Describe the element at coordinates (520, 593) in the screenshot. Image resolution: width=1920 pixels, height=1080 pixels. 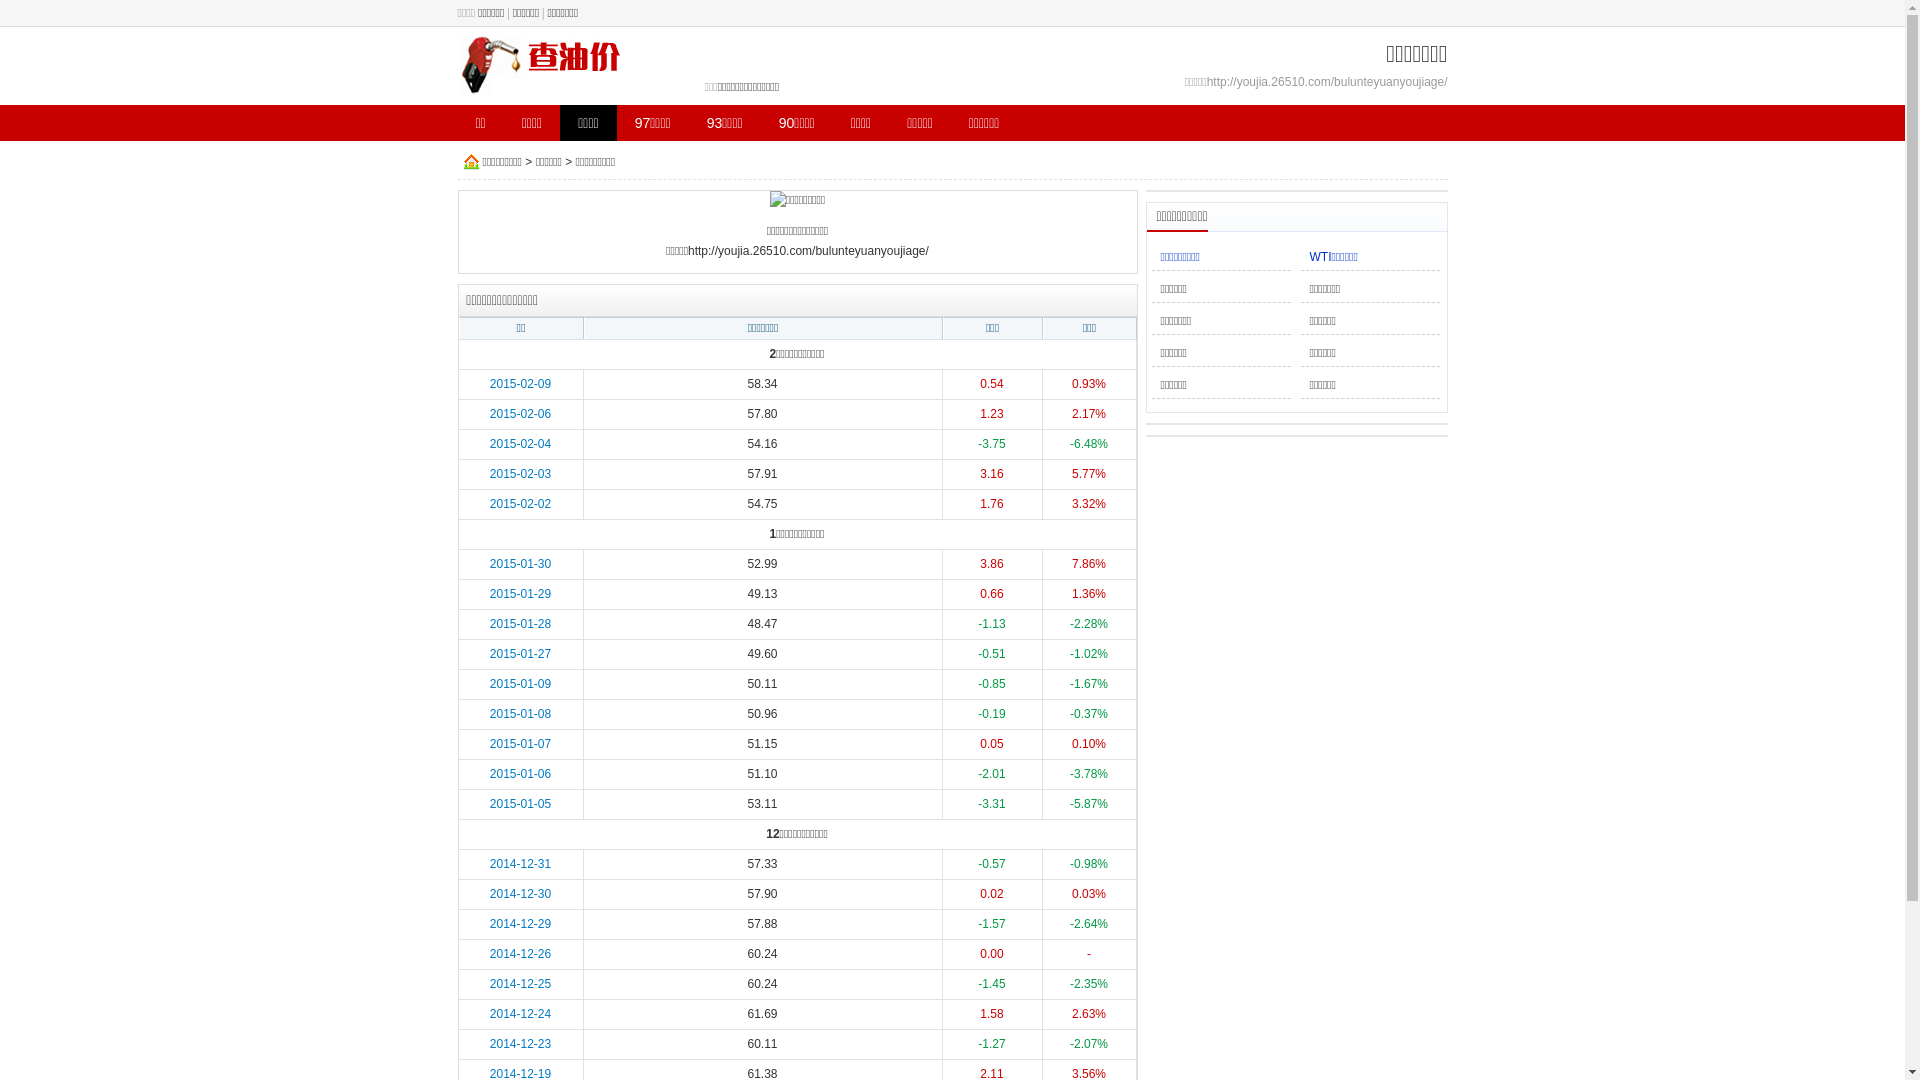
I see `'2015-01-29'` at that location.